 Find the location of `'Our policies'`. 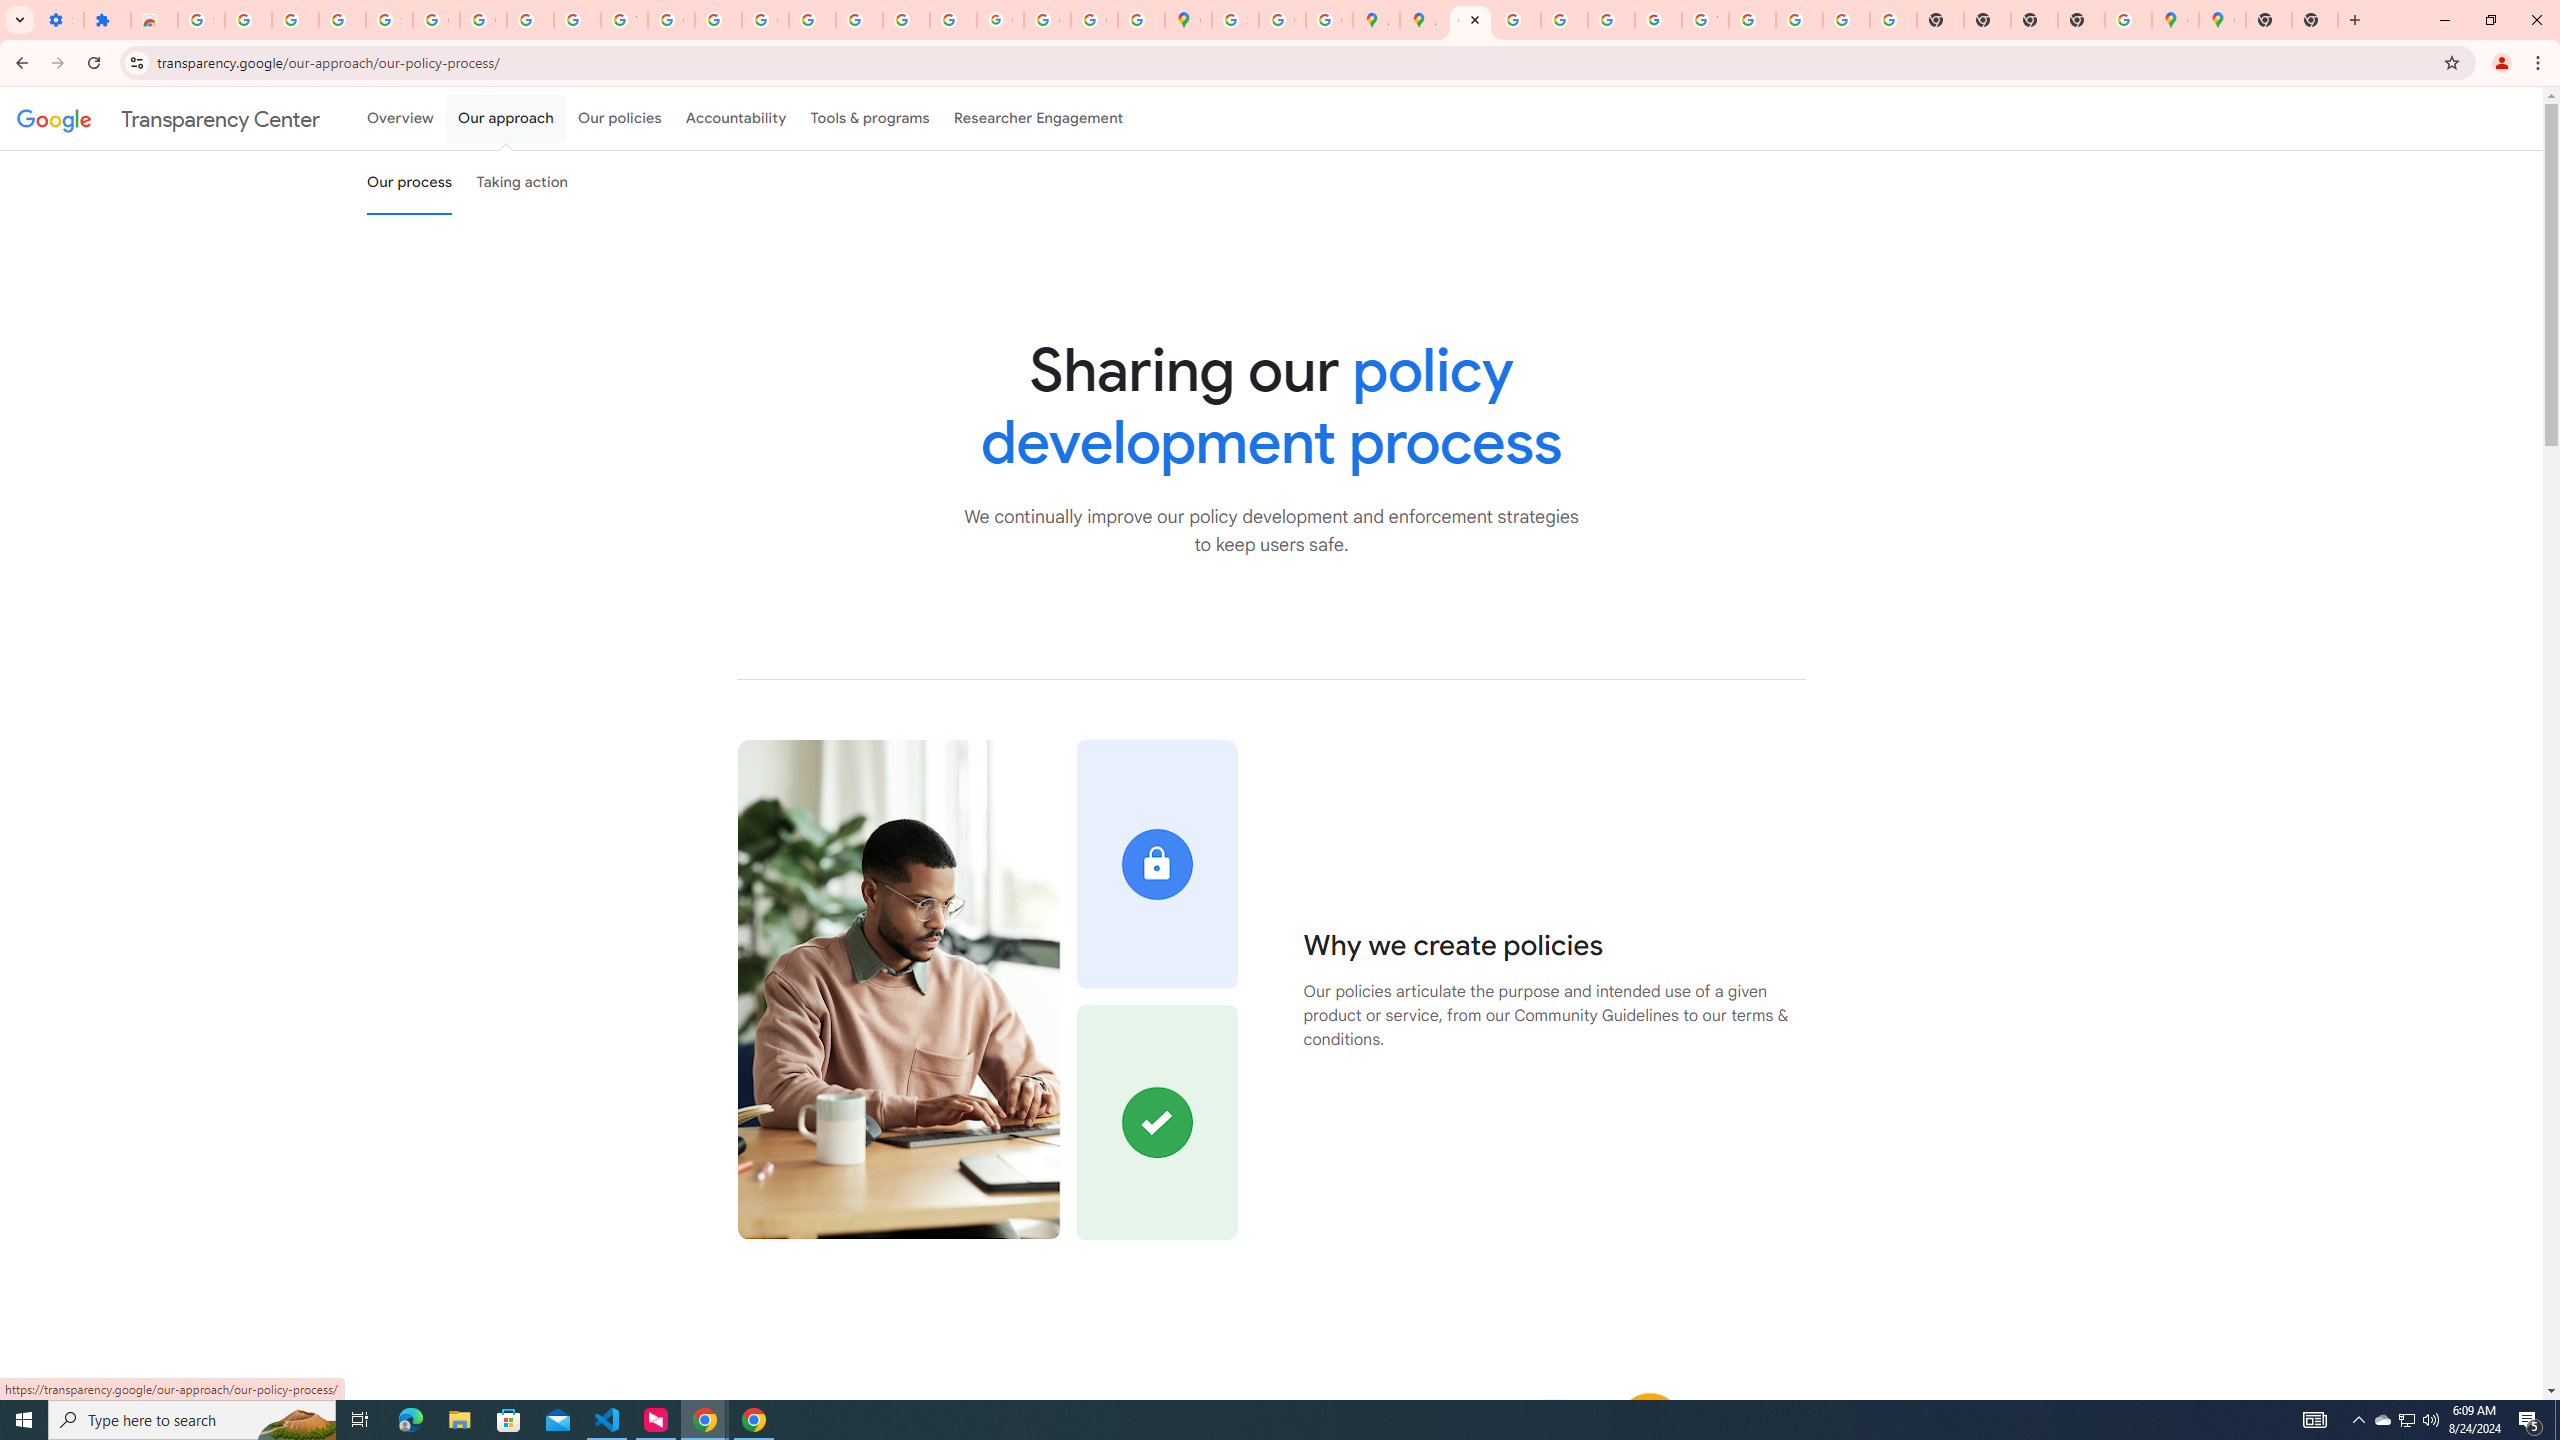

'Our policies' is located at coordinates (619, 118).